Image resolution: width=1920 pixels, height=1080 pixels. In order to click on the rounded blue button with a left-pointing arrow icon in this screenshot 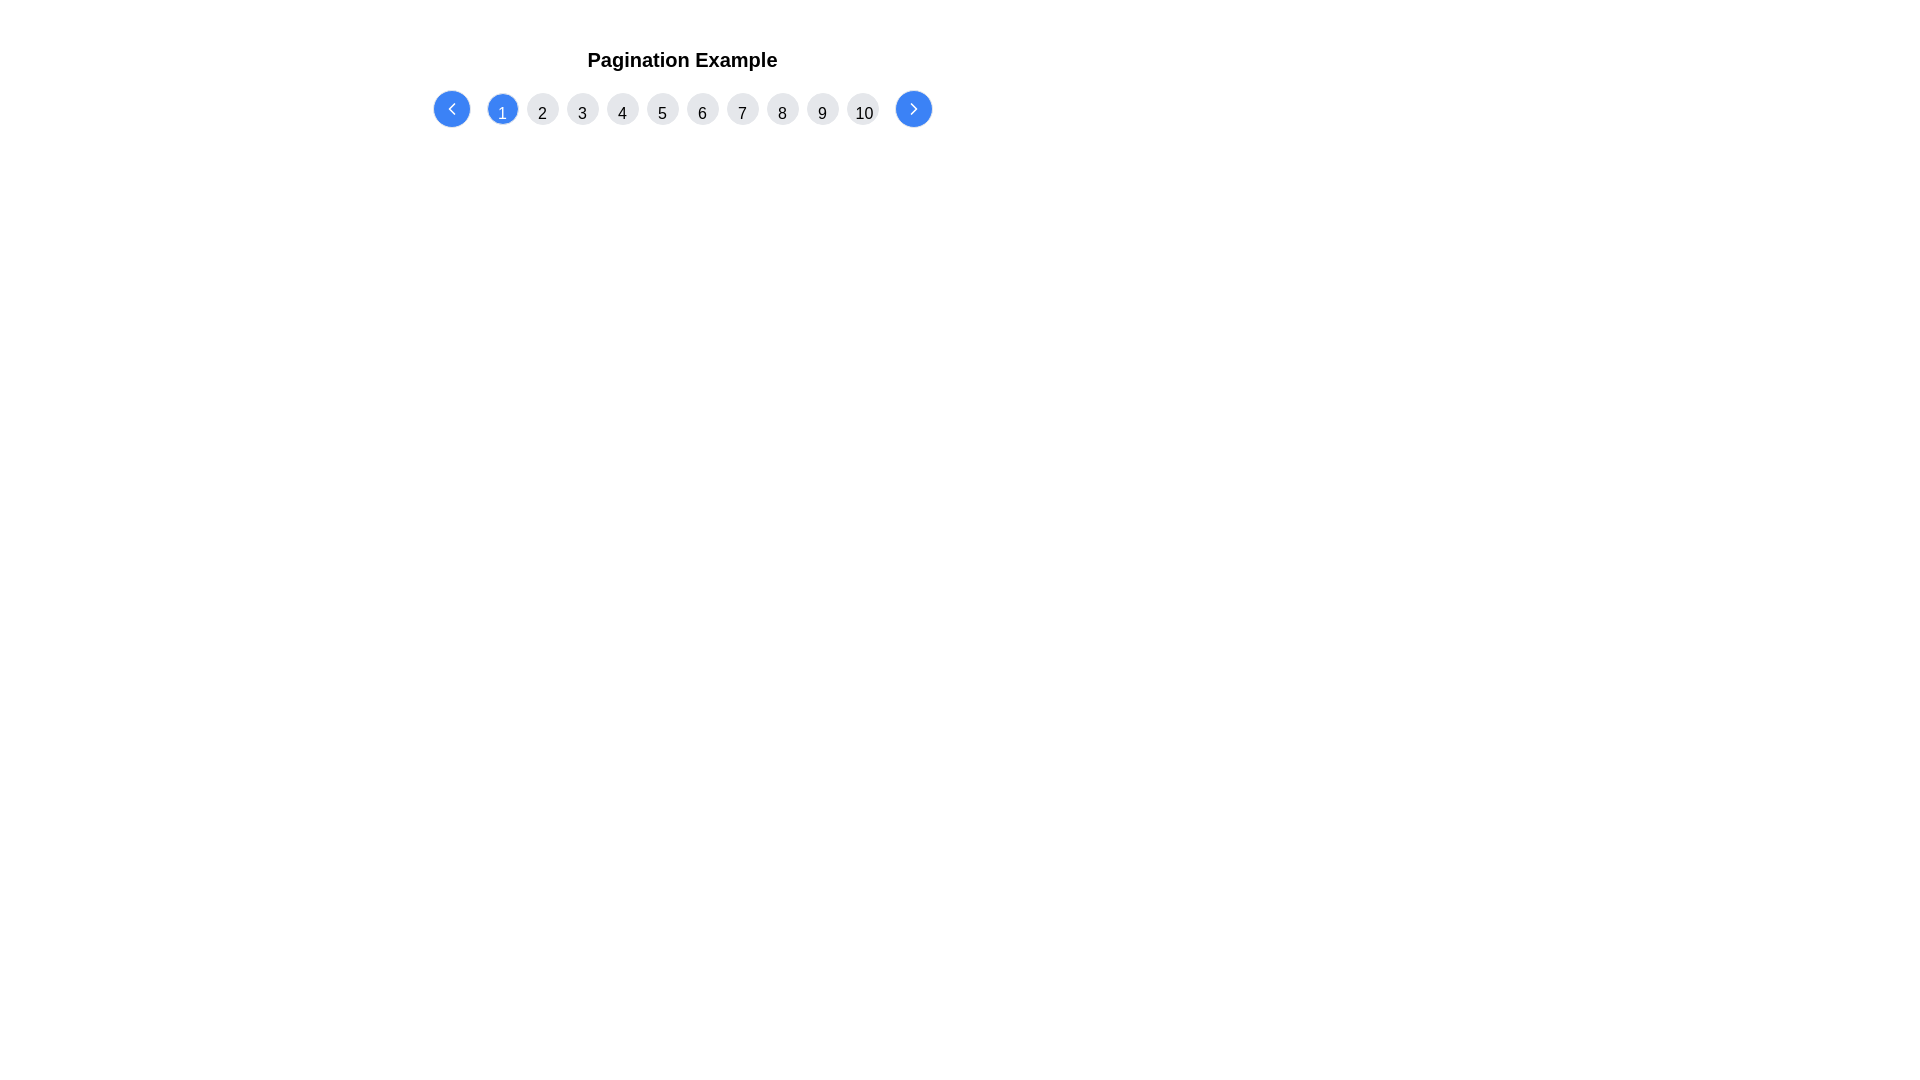, I will do `click(450, 108)`.